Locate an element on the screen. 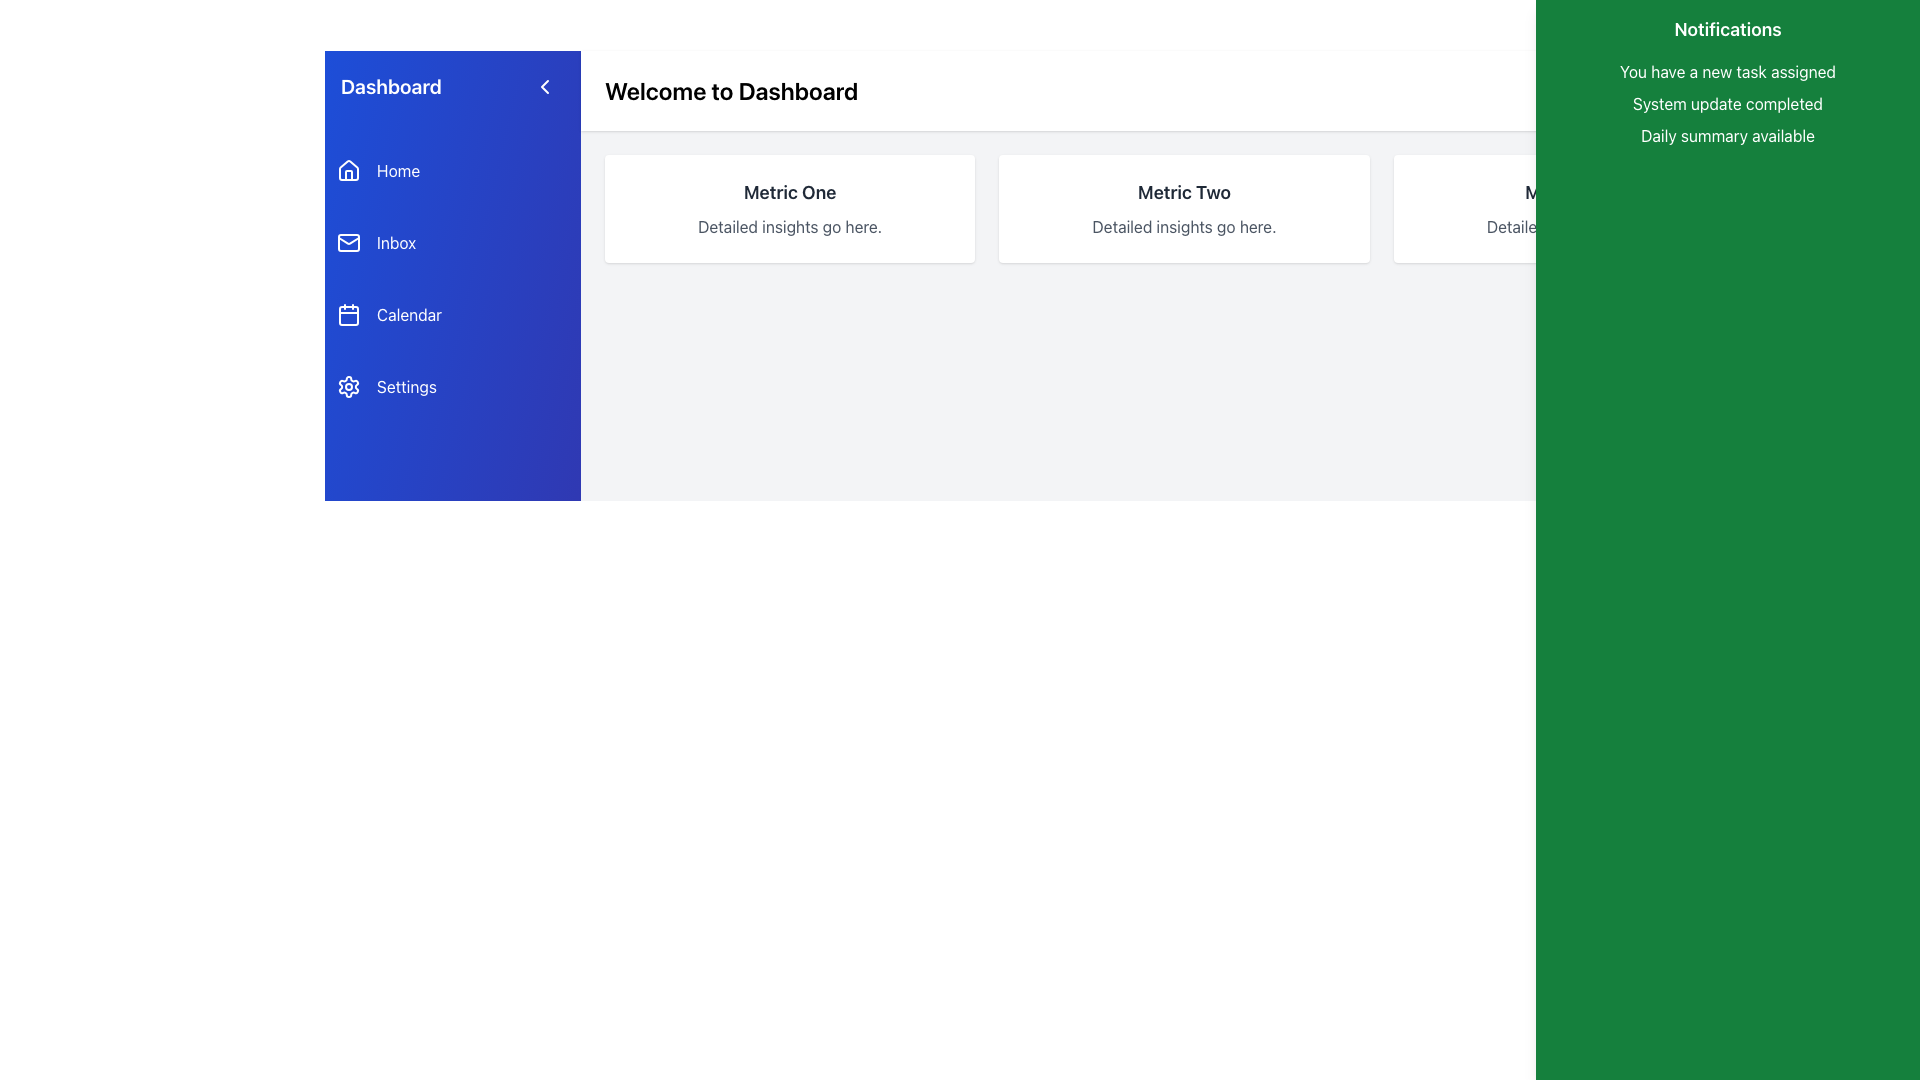 This screenshot has width=1920, height=1080. the vertically elongated rectangle that forms the base of the house icon in the navigation menu on the left sidebar is located at coordinates (349, 174).